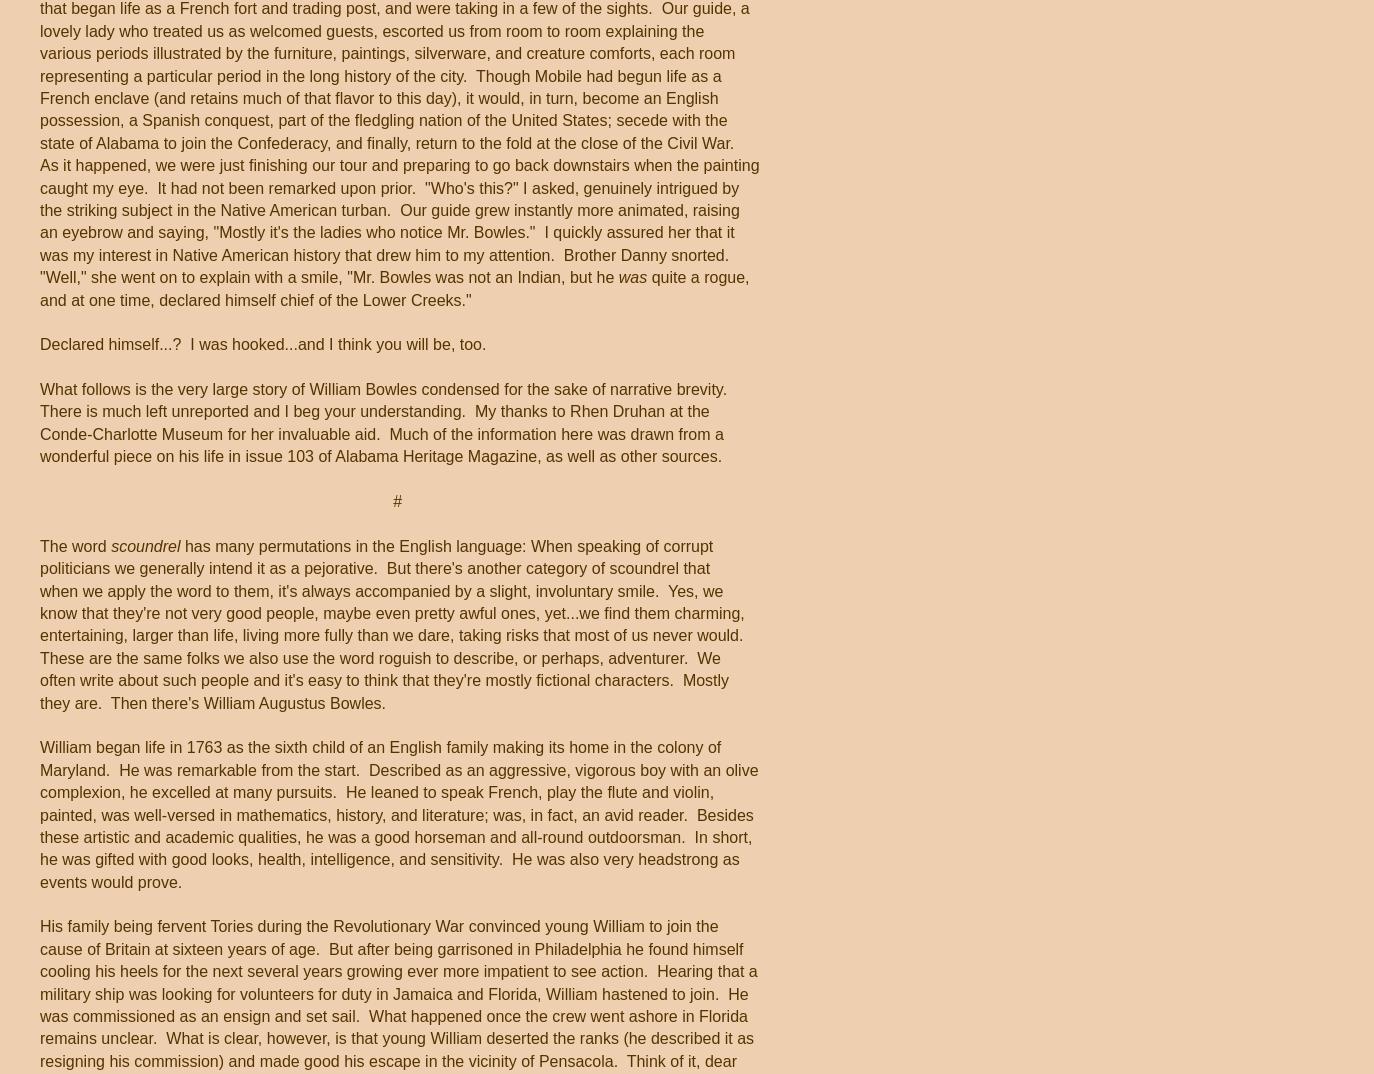 Image resolution: width=1374 pixels, height=1074 pixels. Describe the element at coordinates (385, 423) in the screenshot. I see `'What follows is the very large story of William Bowles condensed for the sake of narrative brevity.  There is much left unreported and I beg your understanding.  My thanks to Rhen Druhan at the Conde-Charlotte Museum for her invaluable aid.  Much of the information here was drawn from a wonderful piece on his life in issue 103 of Alabama Heritage Magazine, as well as other sources.'` at that location.